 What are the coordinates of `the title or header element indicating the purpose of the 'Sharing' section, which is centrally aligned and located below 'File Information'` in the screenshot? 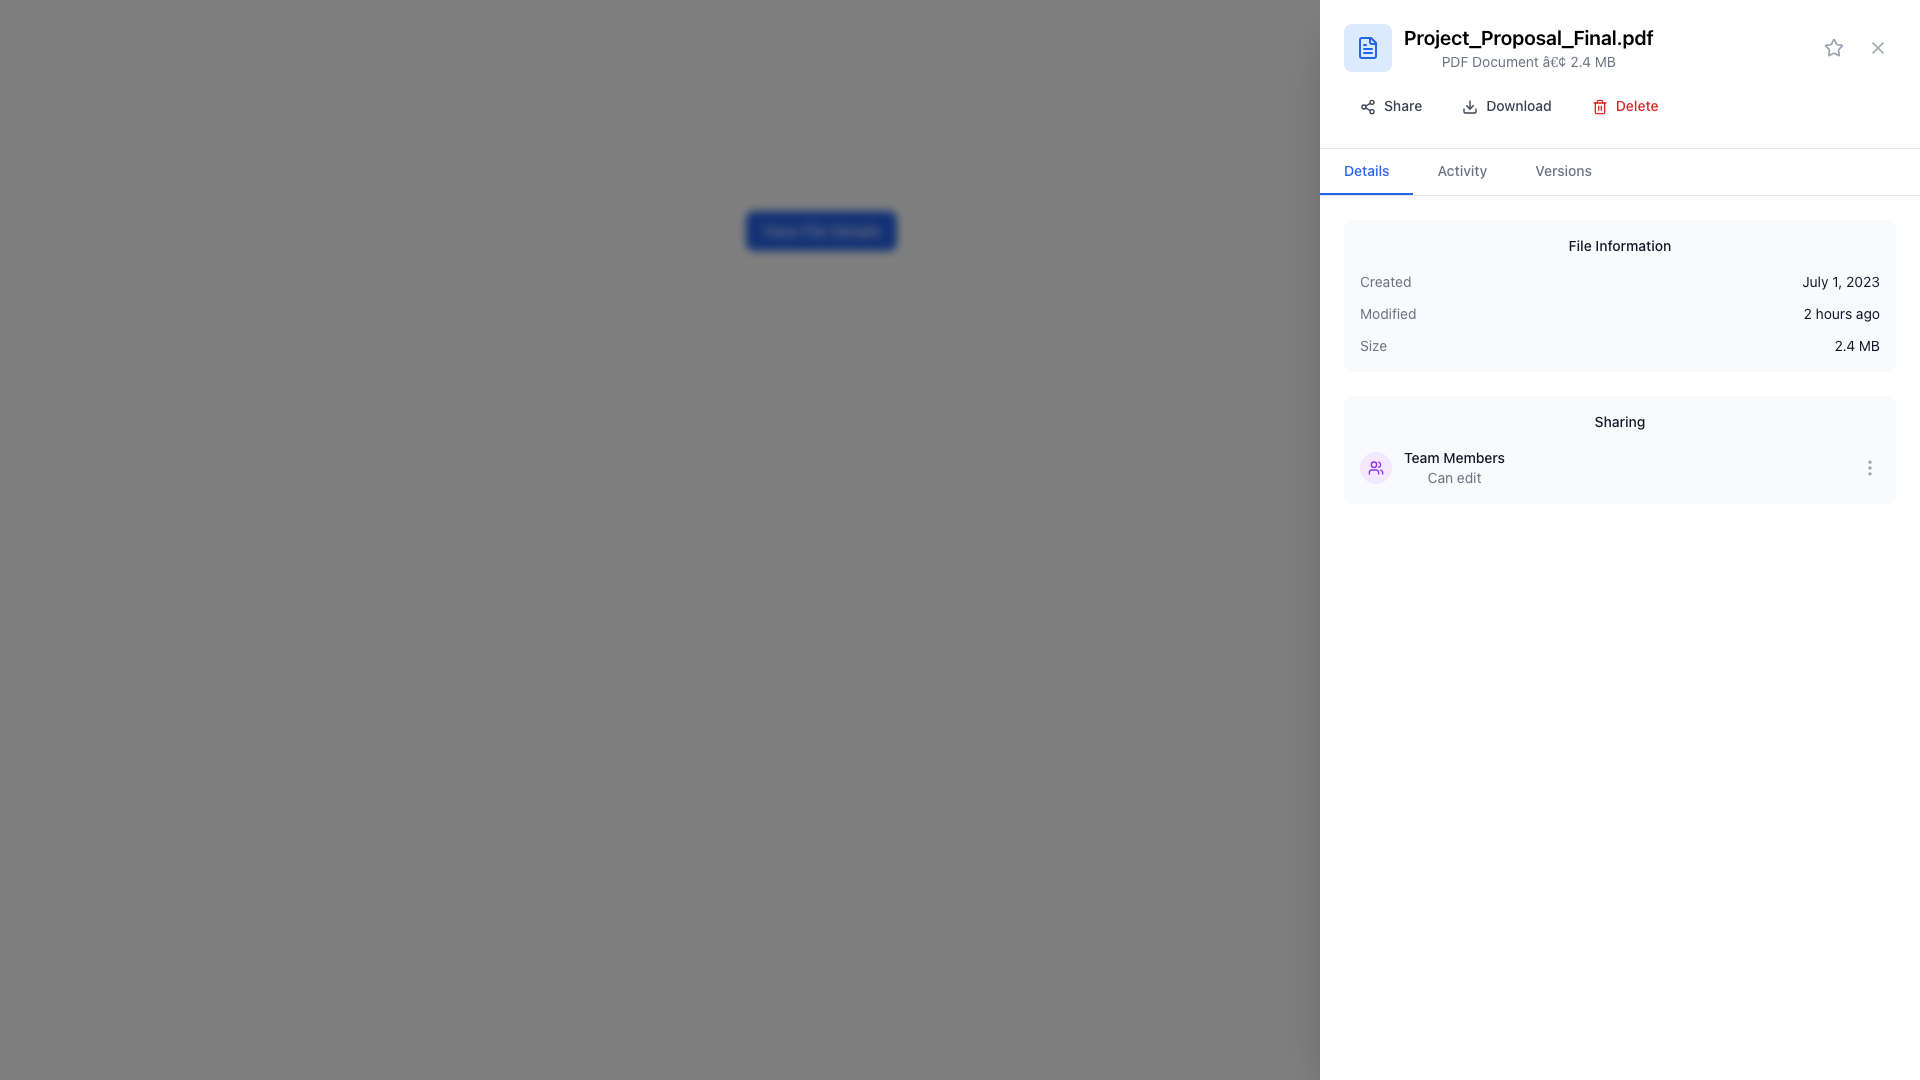 It's located at (1620, 420).